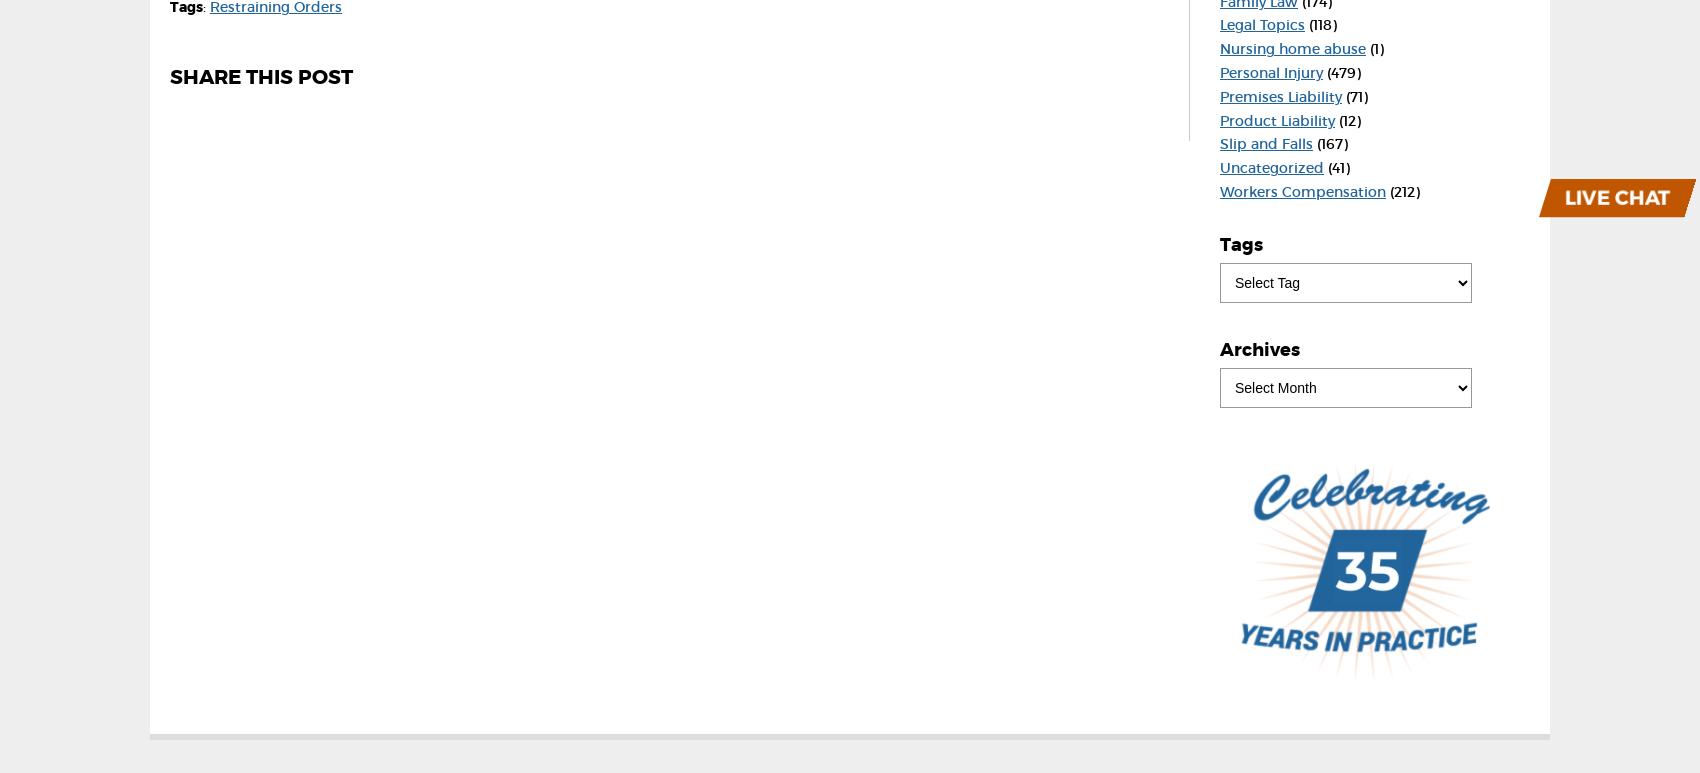 This screenshot has height=773, width=1700. I want to click on '(118)', so click(1321, 24).